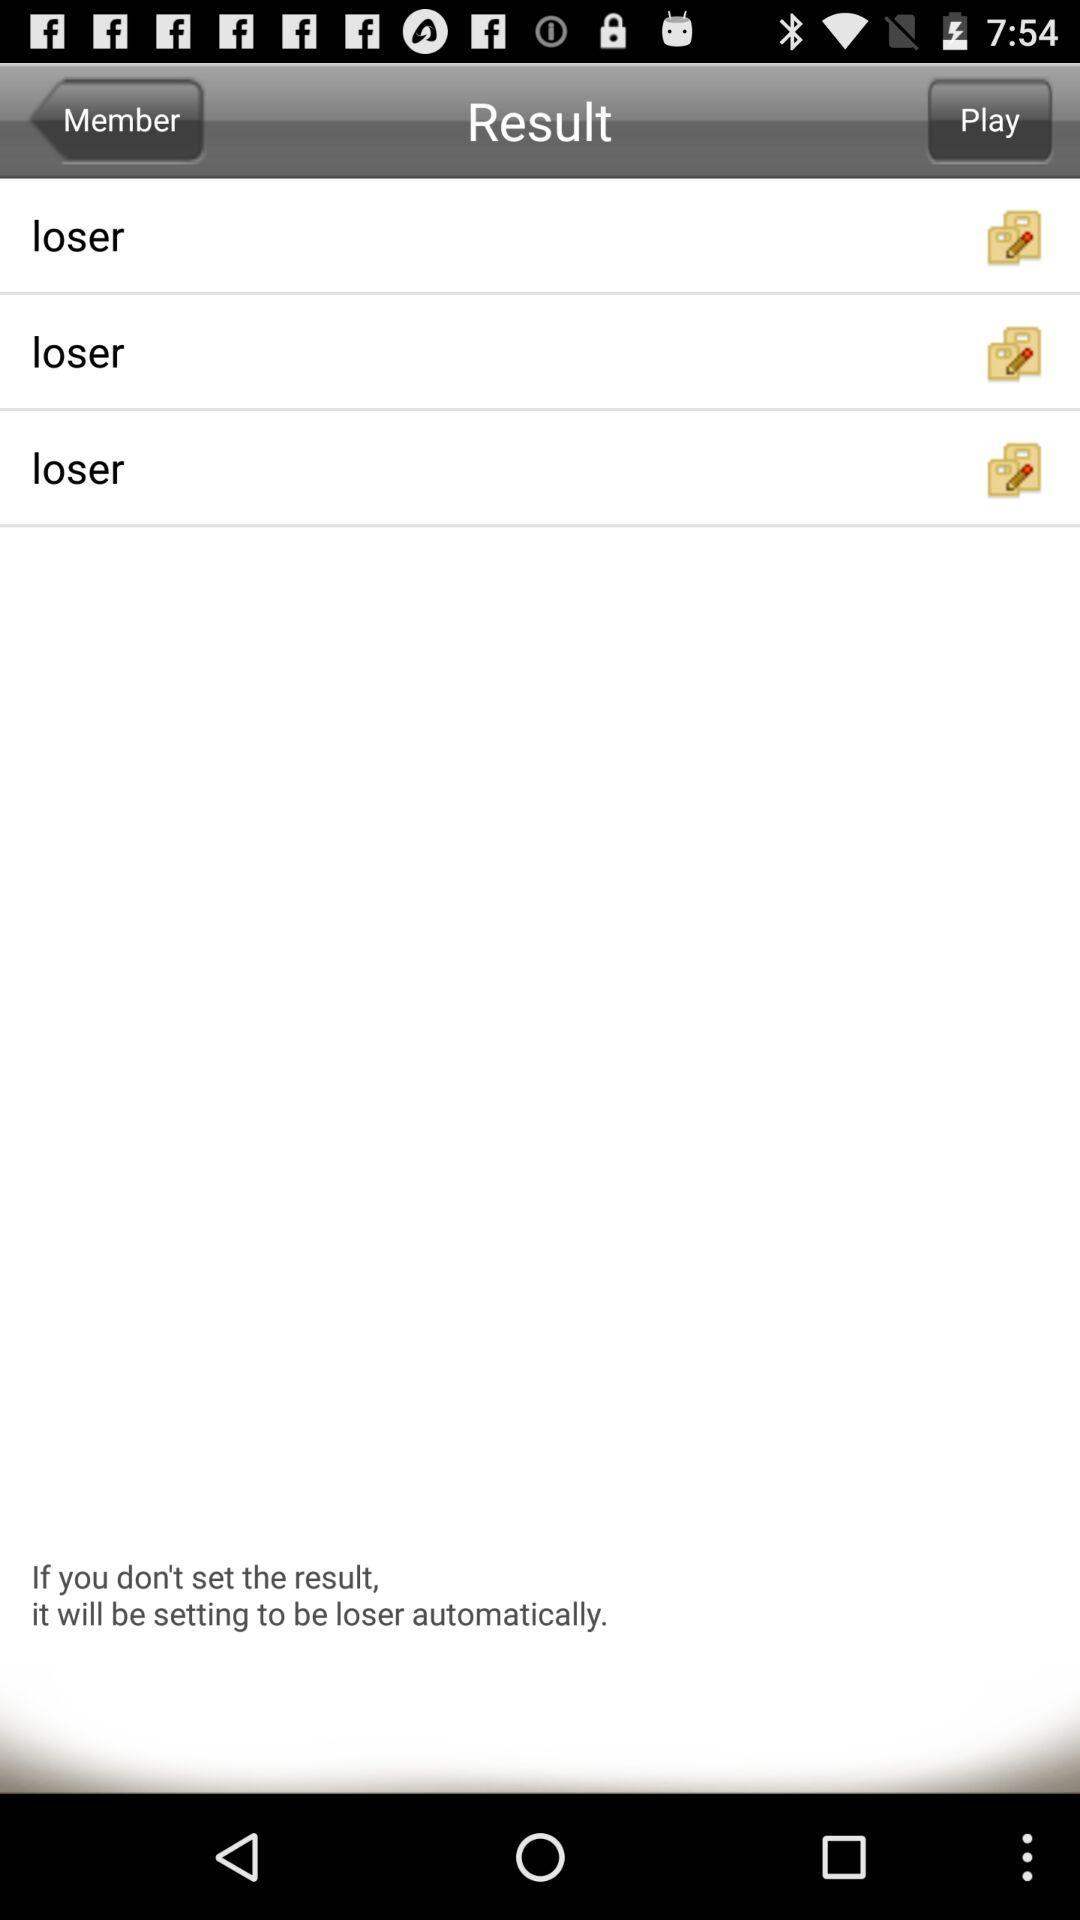  What do you see at coordinates (990, 119) in the screenshot?
I see `play icon` at bounding box center [990, 119].